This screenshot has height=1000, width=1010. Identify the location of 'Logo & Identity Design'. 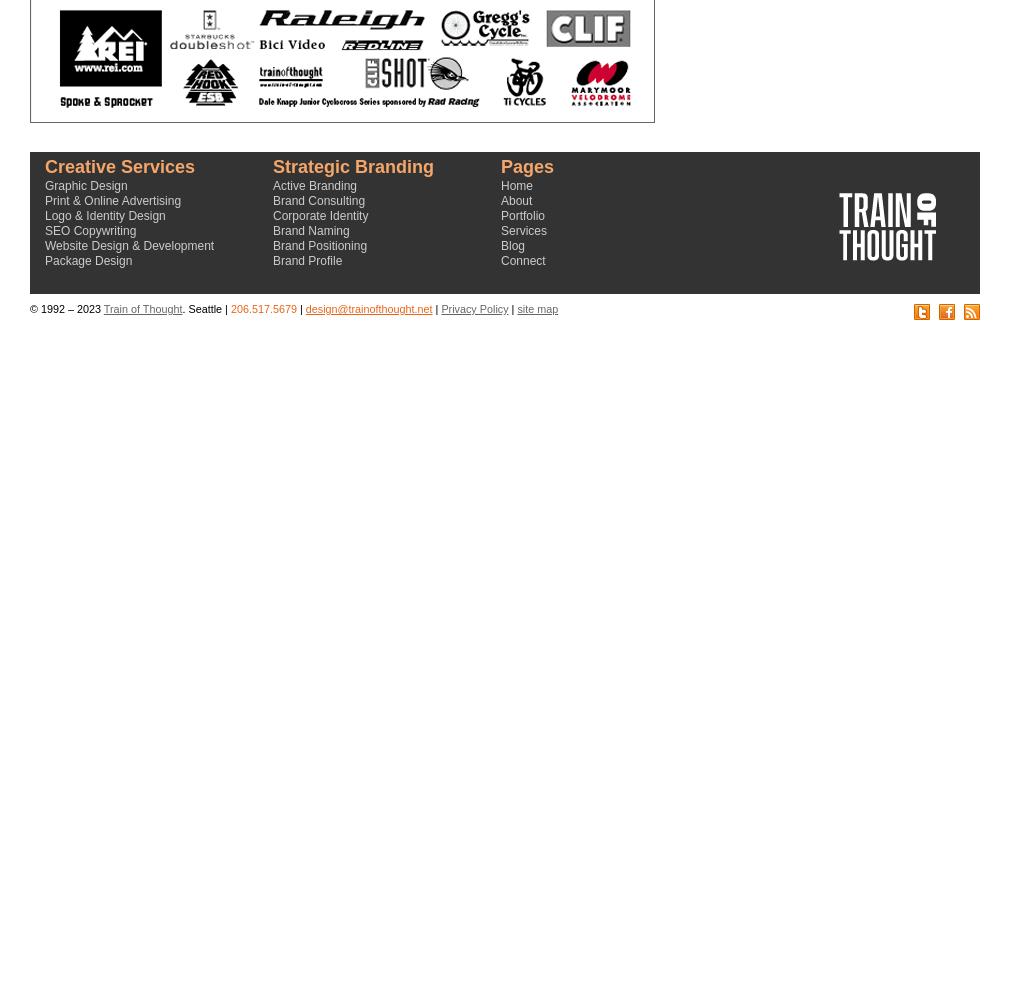
(104, 215).